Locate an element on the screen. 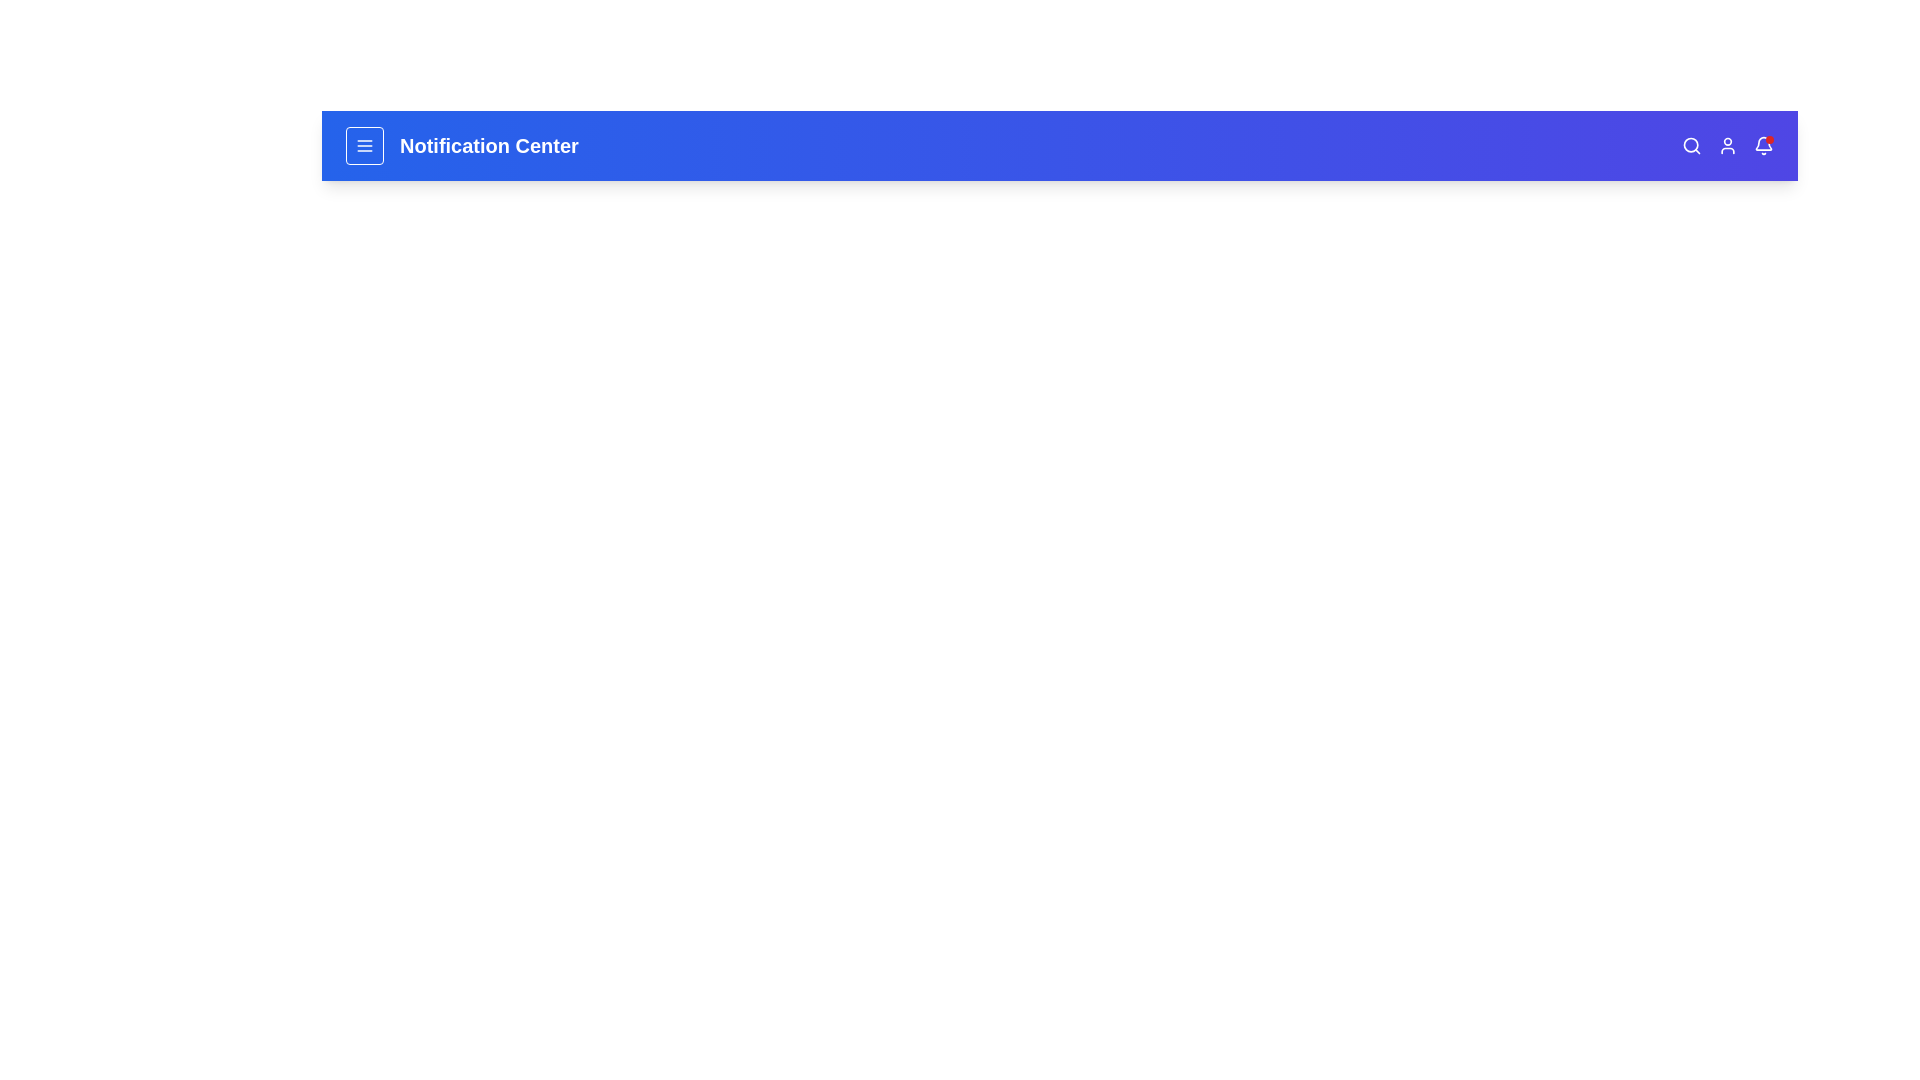 Image resolution: width=1920 pixels, height=1080 pixels. the user icon to access the user profile is located at coordinates (1727, 145).